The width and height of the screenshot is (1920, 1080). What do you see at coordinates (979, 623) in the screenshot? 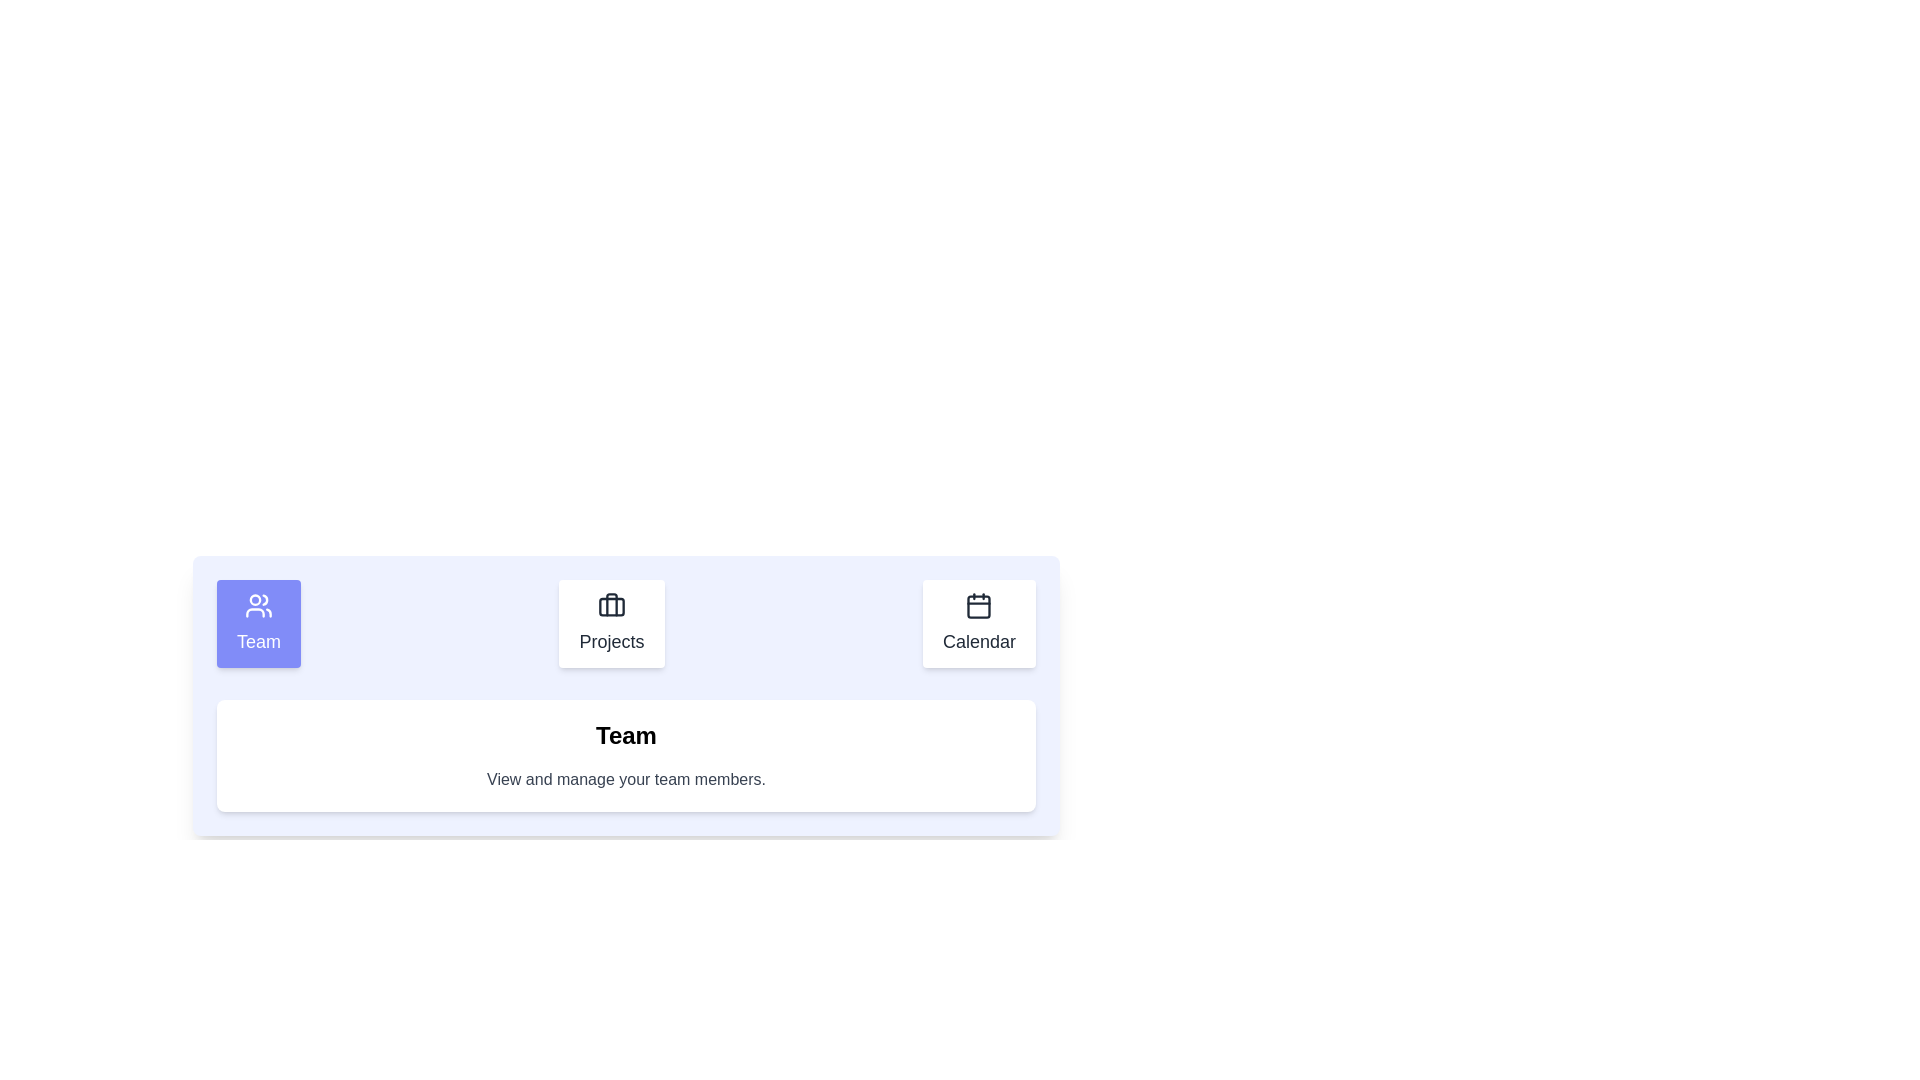
I see `the Calendar tab to observe its hover effect` at bounding box center [979, 623].